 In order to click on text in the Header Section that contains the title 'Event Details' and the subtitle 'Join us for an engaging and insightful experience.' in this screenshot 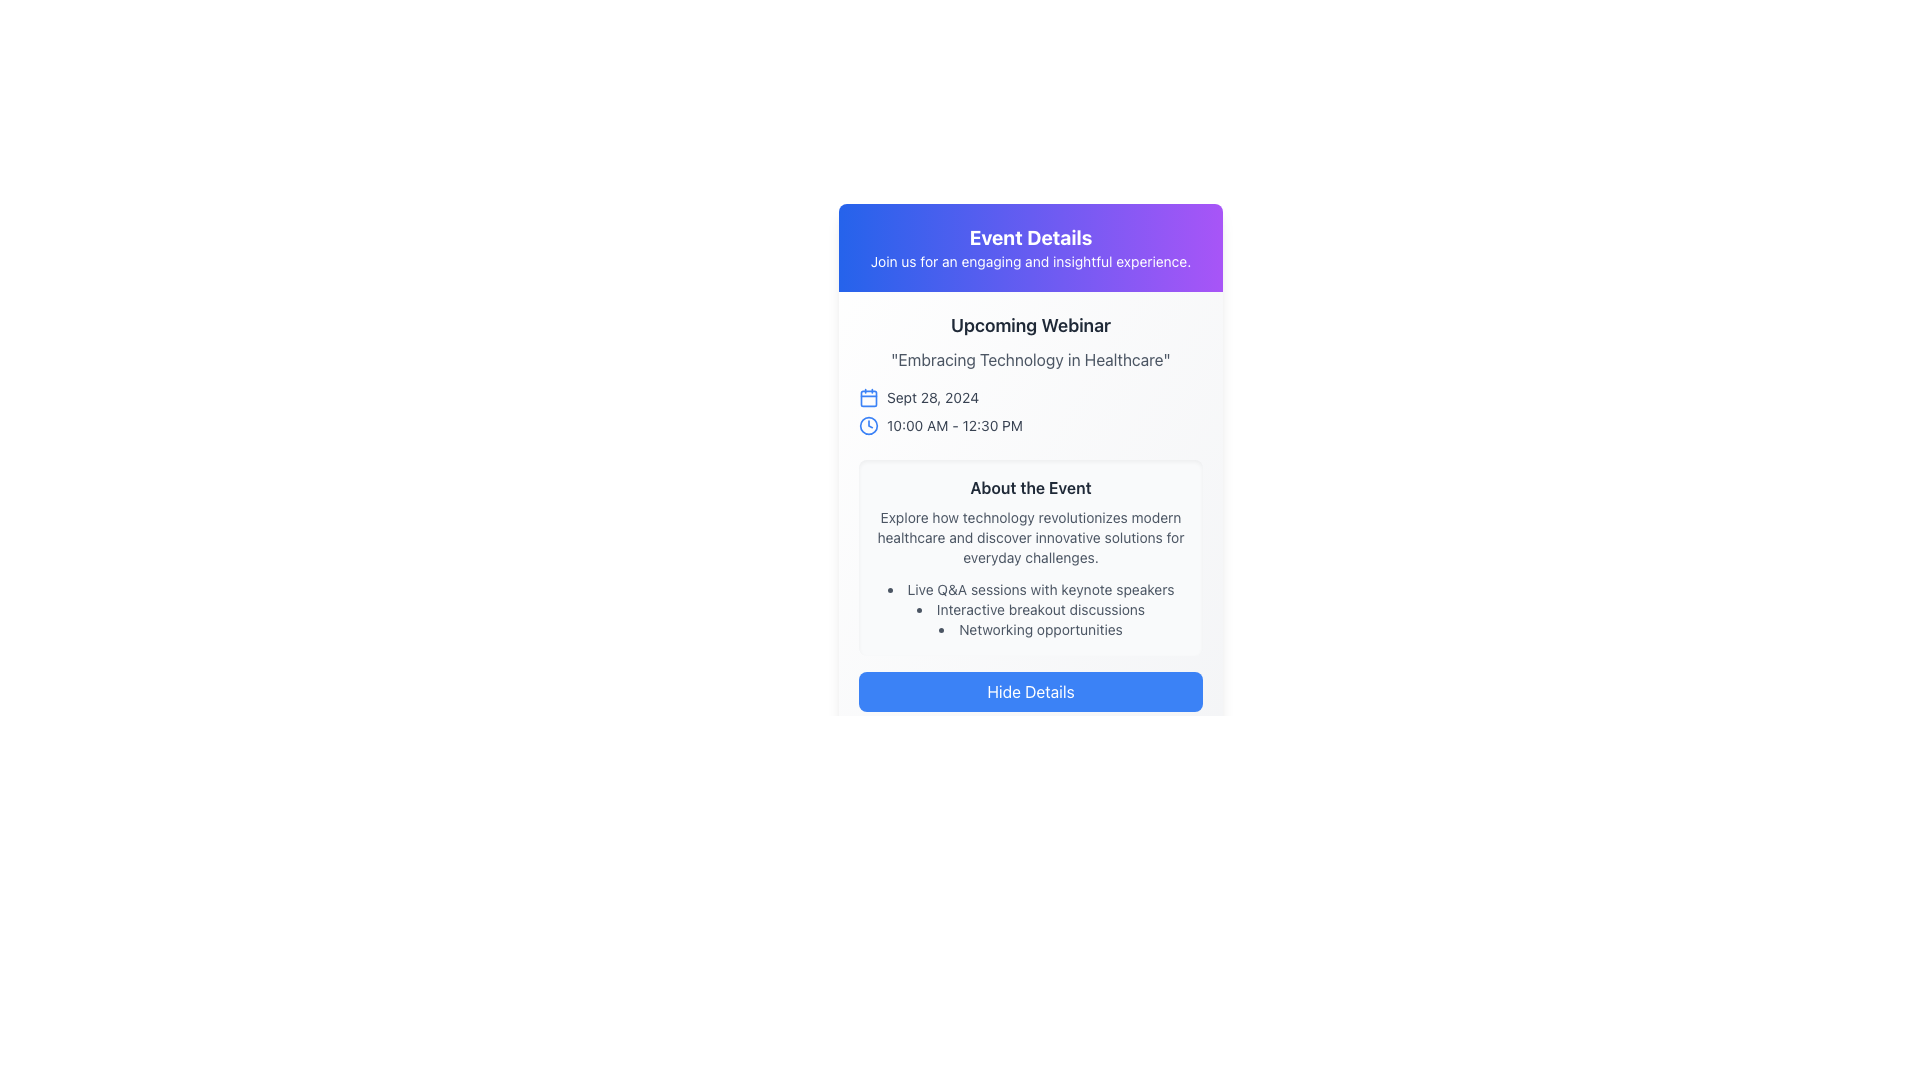, I will do `click(1031, 246)`.